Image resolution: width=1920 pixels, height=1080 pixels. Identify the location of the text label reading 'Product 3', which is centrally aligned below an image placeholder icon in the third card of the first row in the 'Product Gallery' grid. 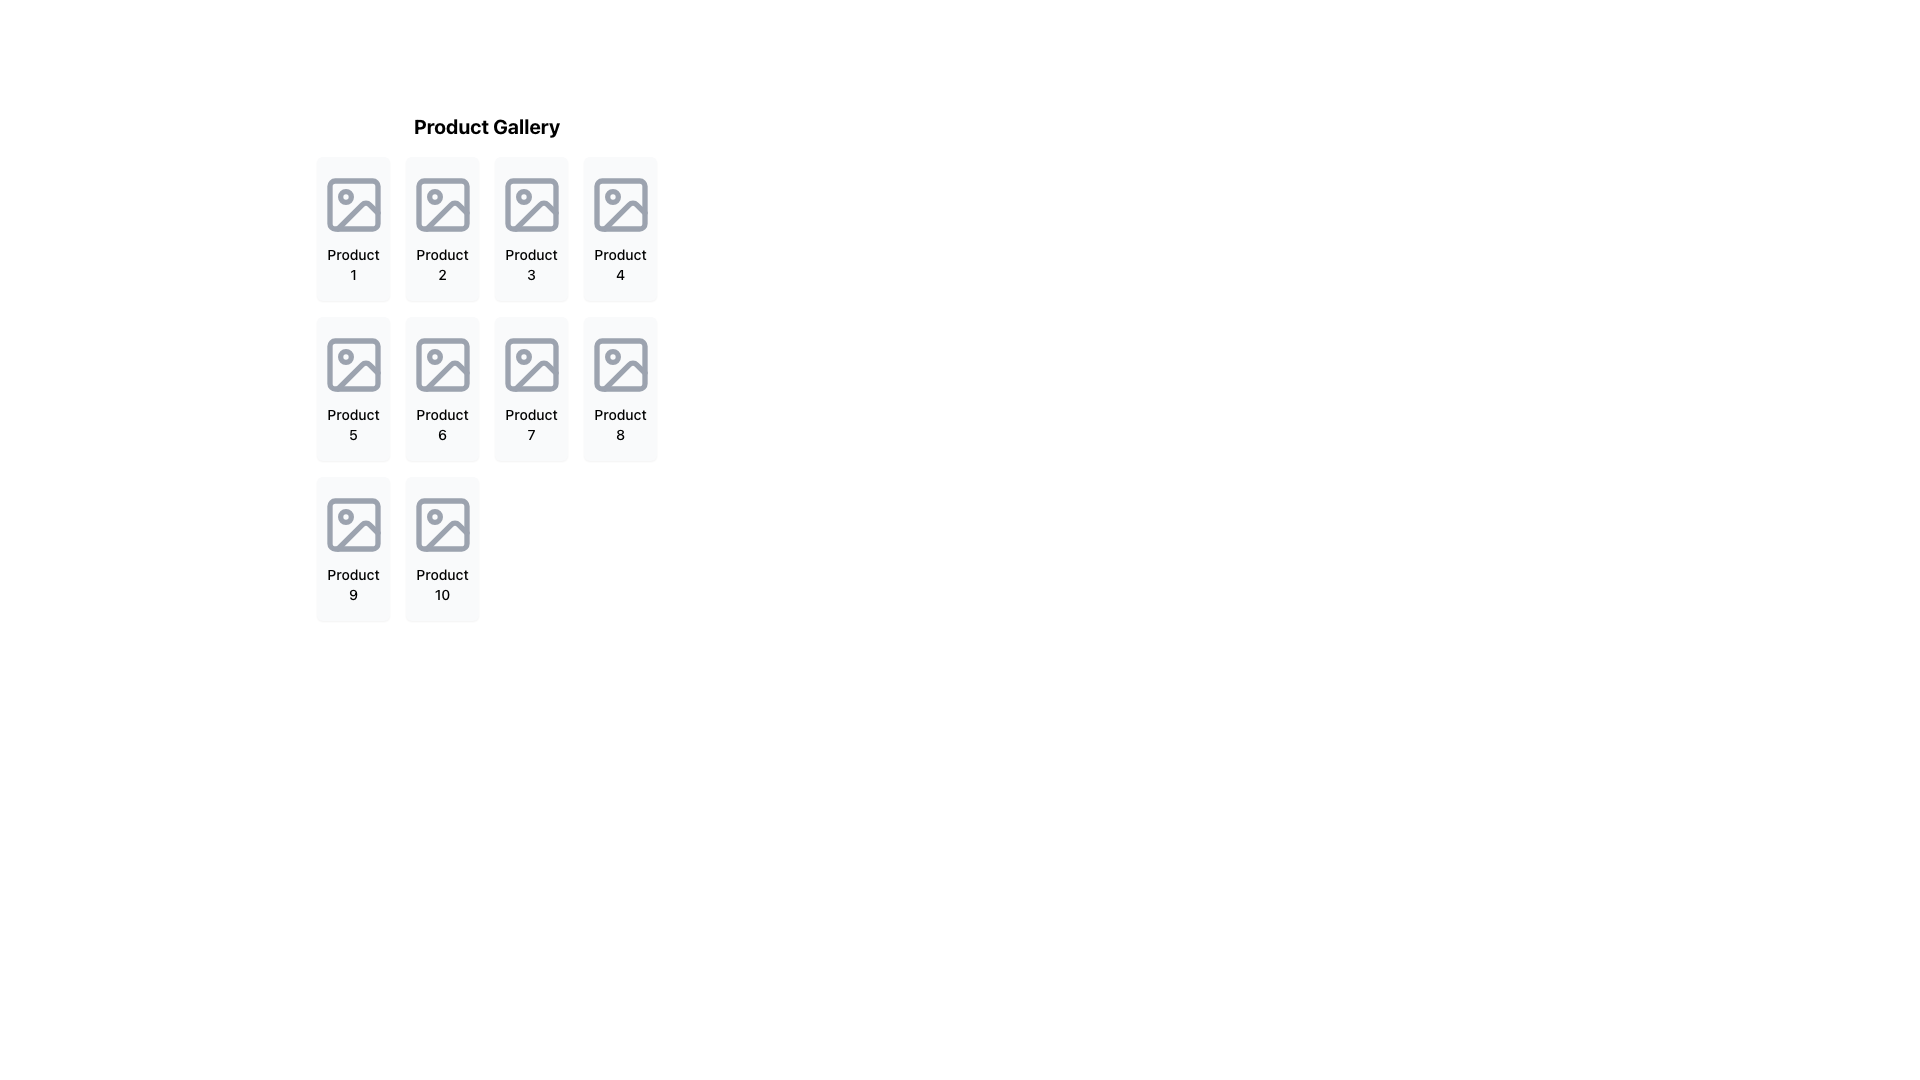
(531, 264).